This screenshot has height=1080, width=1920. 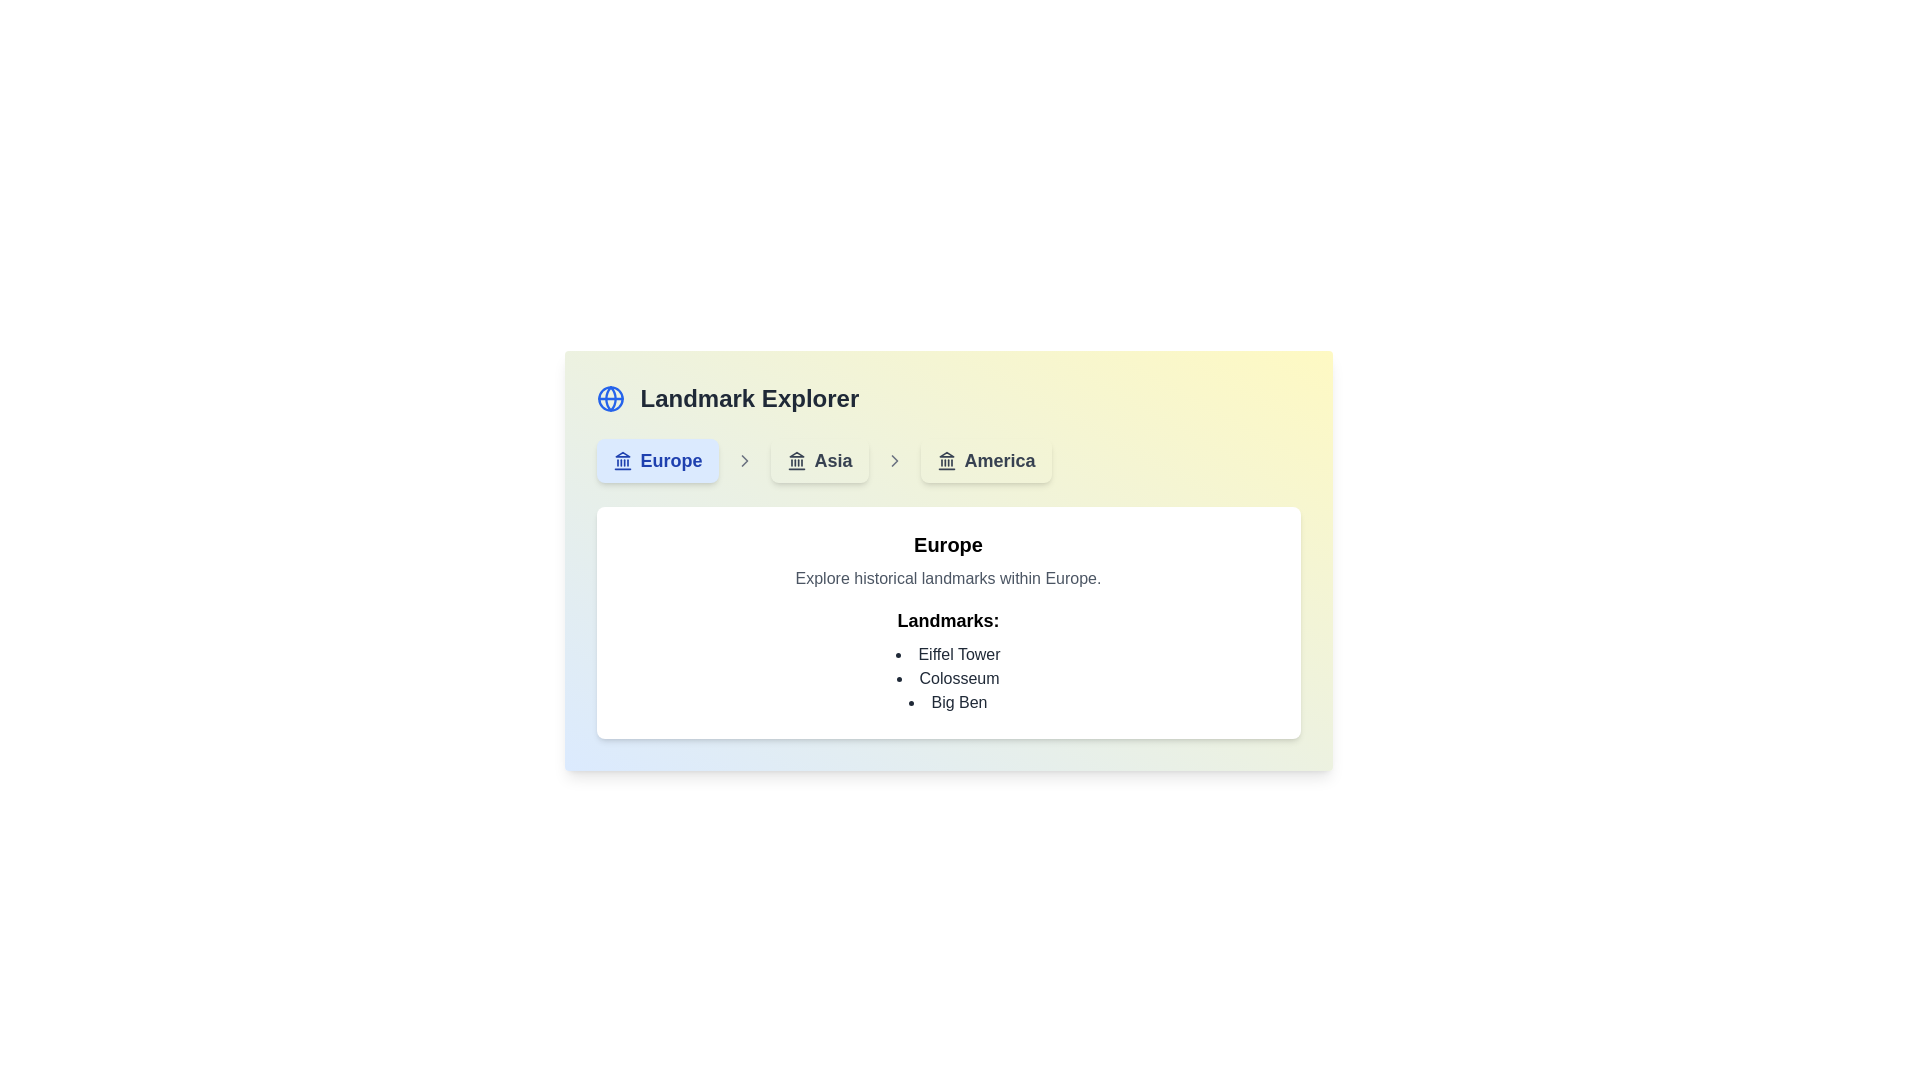 What do you see at coordinates (893, 461) in the screenshot?
I see `the right-pointing chevron navigation icon, which is positioned between the 'Europe' and 'Asia' buttons in the top-center region of the layout` at bounding box center [893, 461].